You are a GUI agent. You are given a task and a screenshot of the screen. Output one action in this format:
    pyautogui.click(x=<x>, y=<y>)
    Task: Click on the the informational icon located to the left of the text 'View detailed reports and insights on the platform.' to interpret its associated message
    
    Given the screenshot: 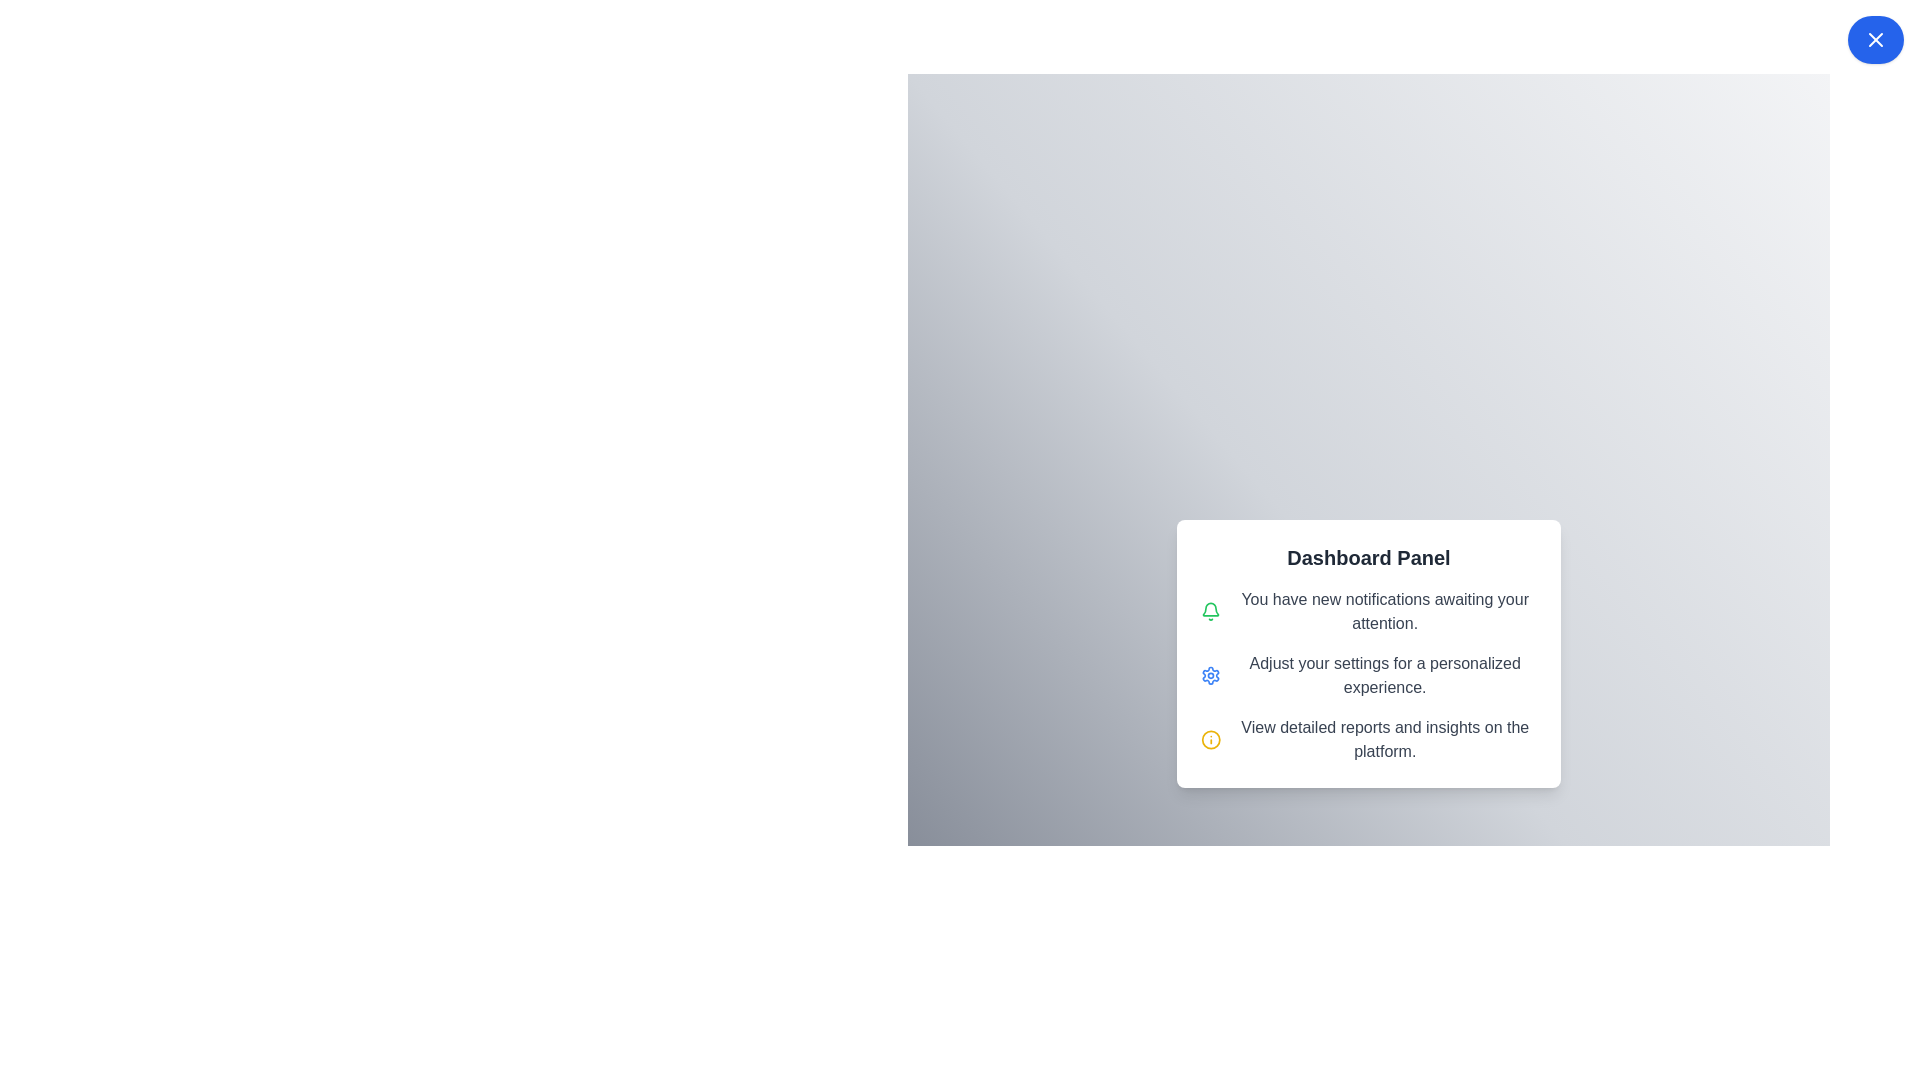 What is the action you would take?
    pyautogui.click(x=1210, y=740)
    